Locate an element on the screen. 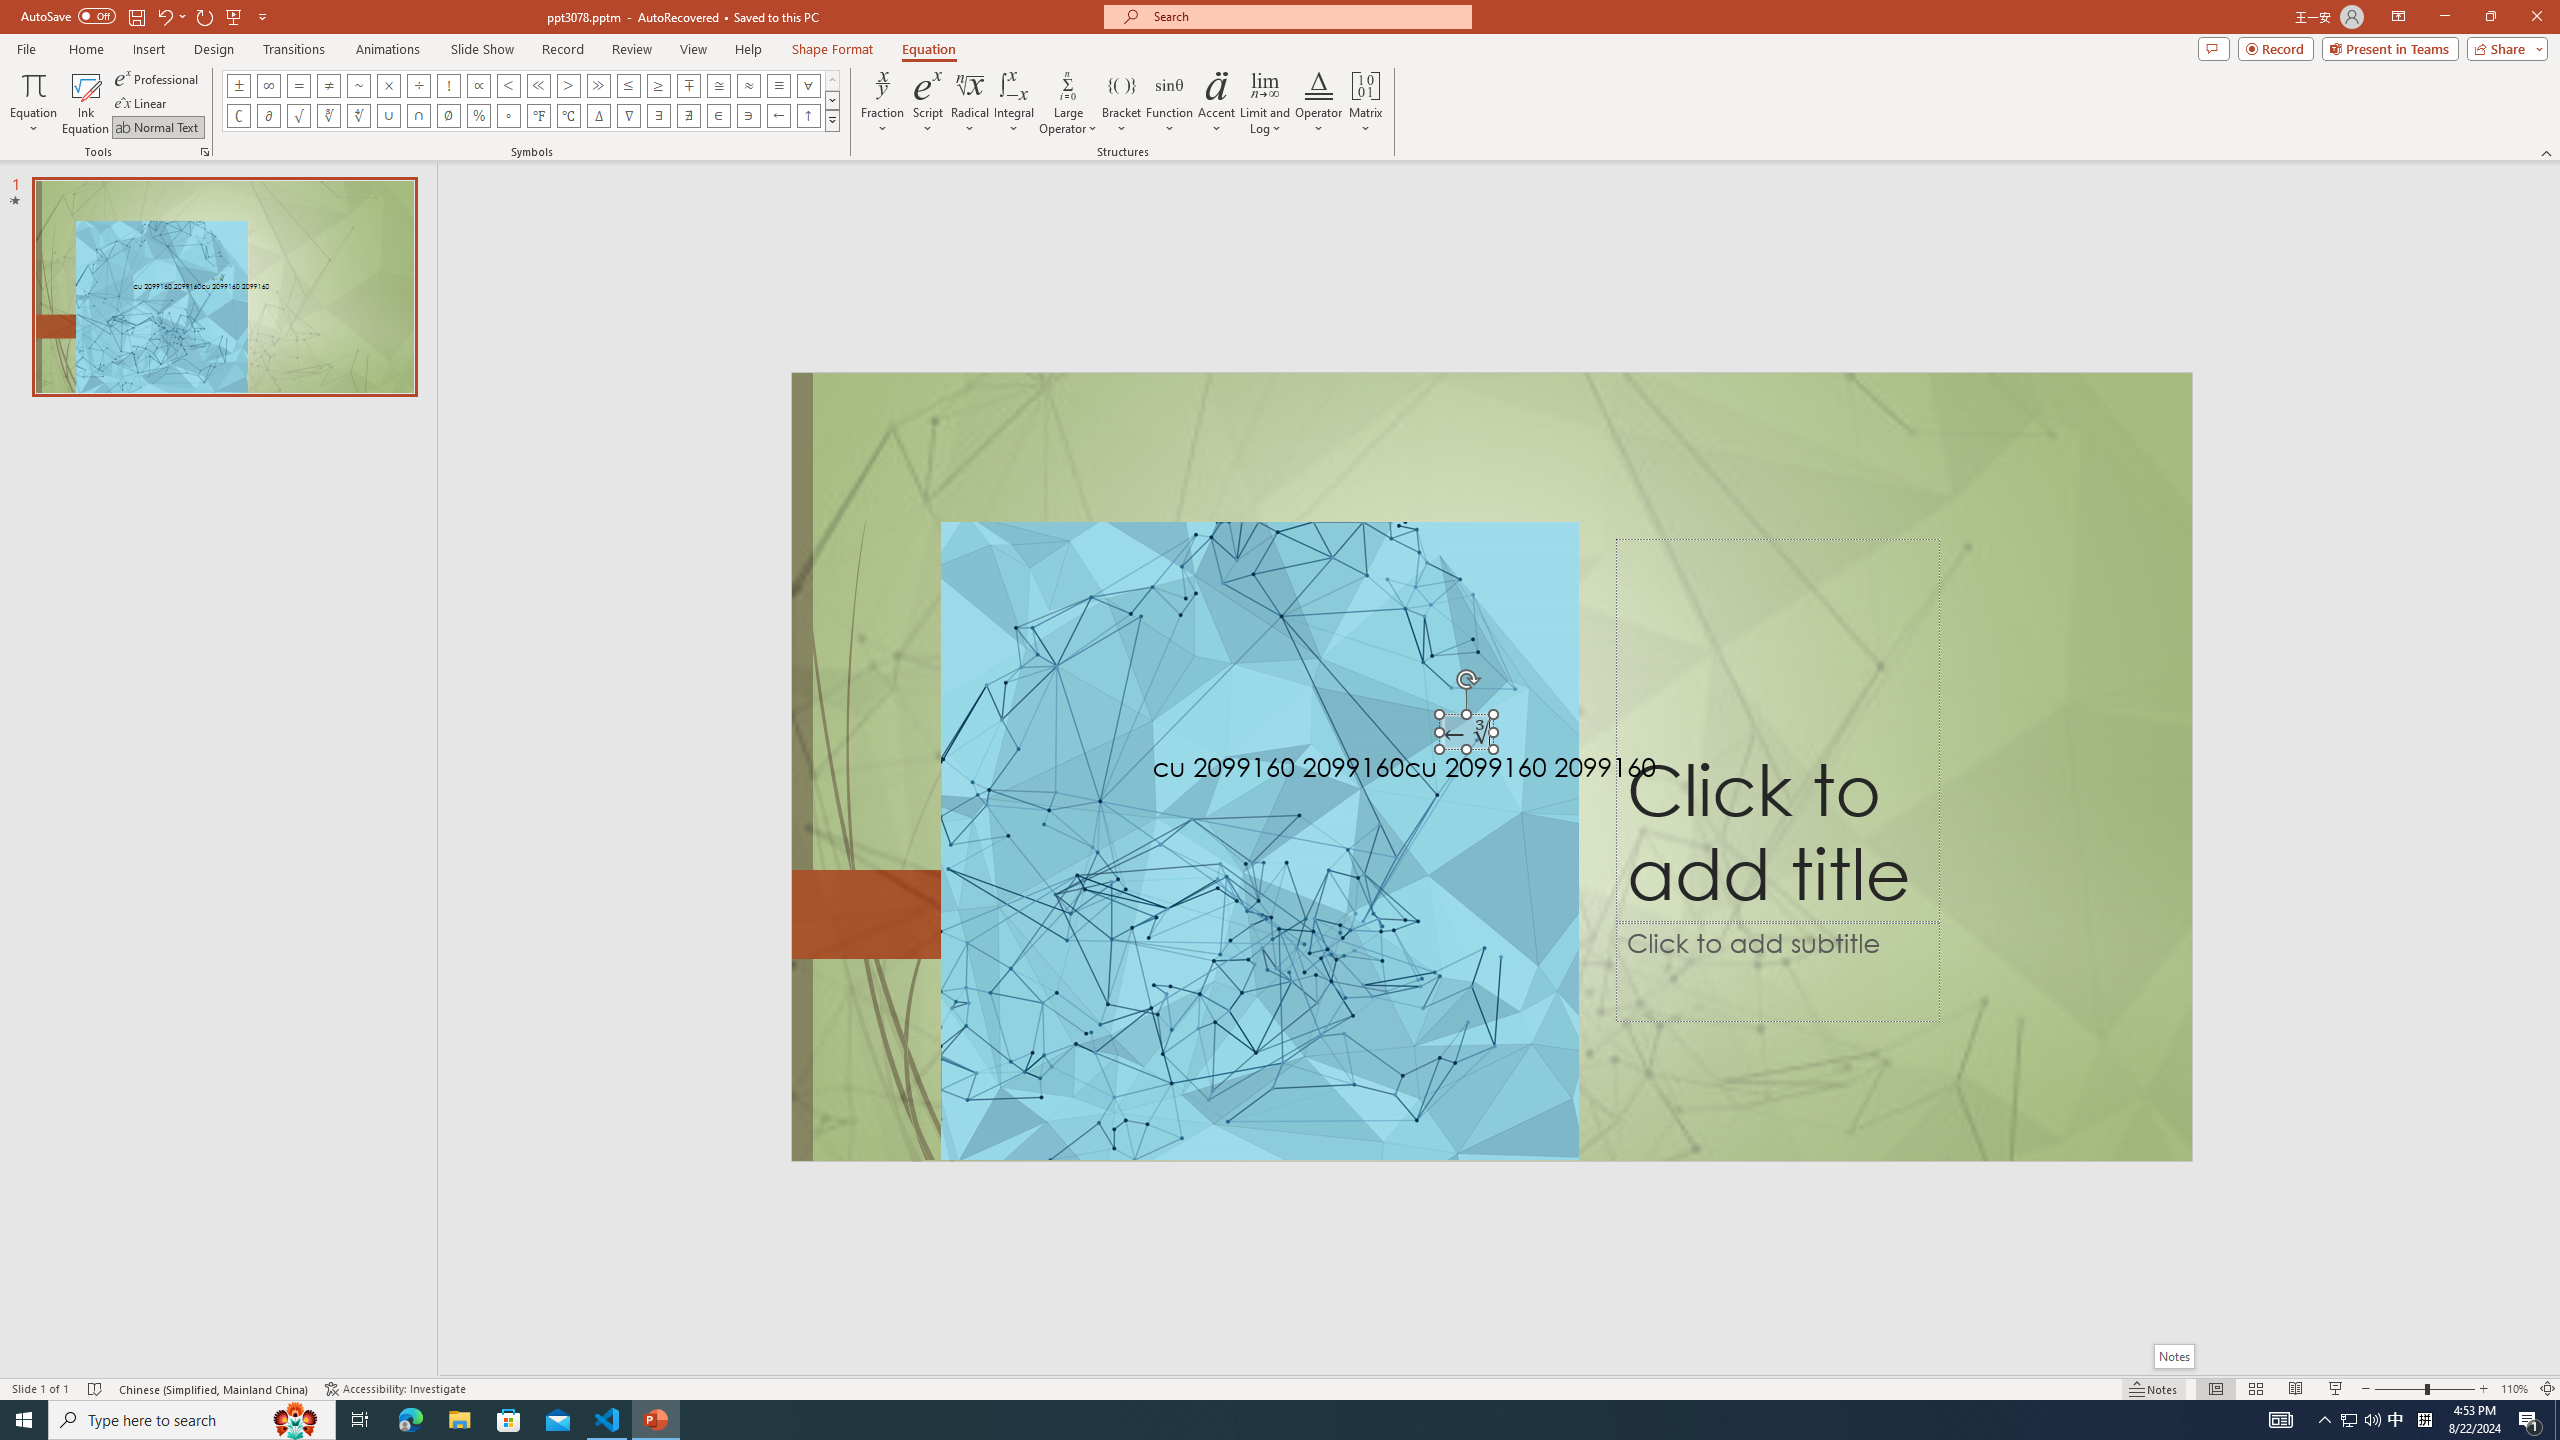  'Equation Symbol Approximately' is located at coordinates (358, 84).